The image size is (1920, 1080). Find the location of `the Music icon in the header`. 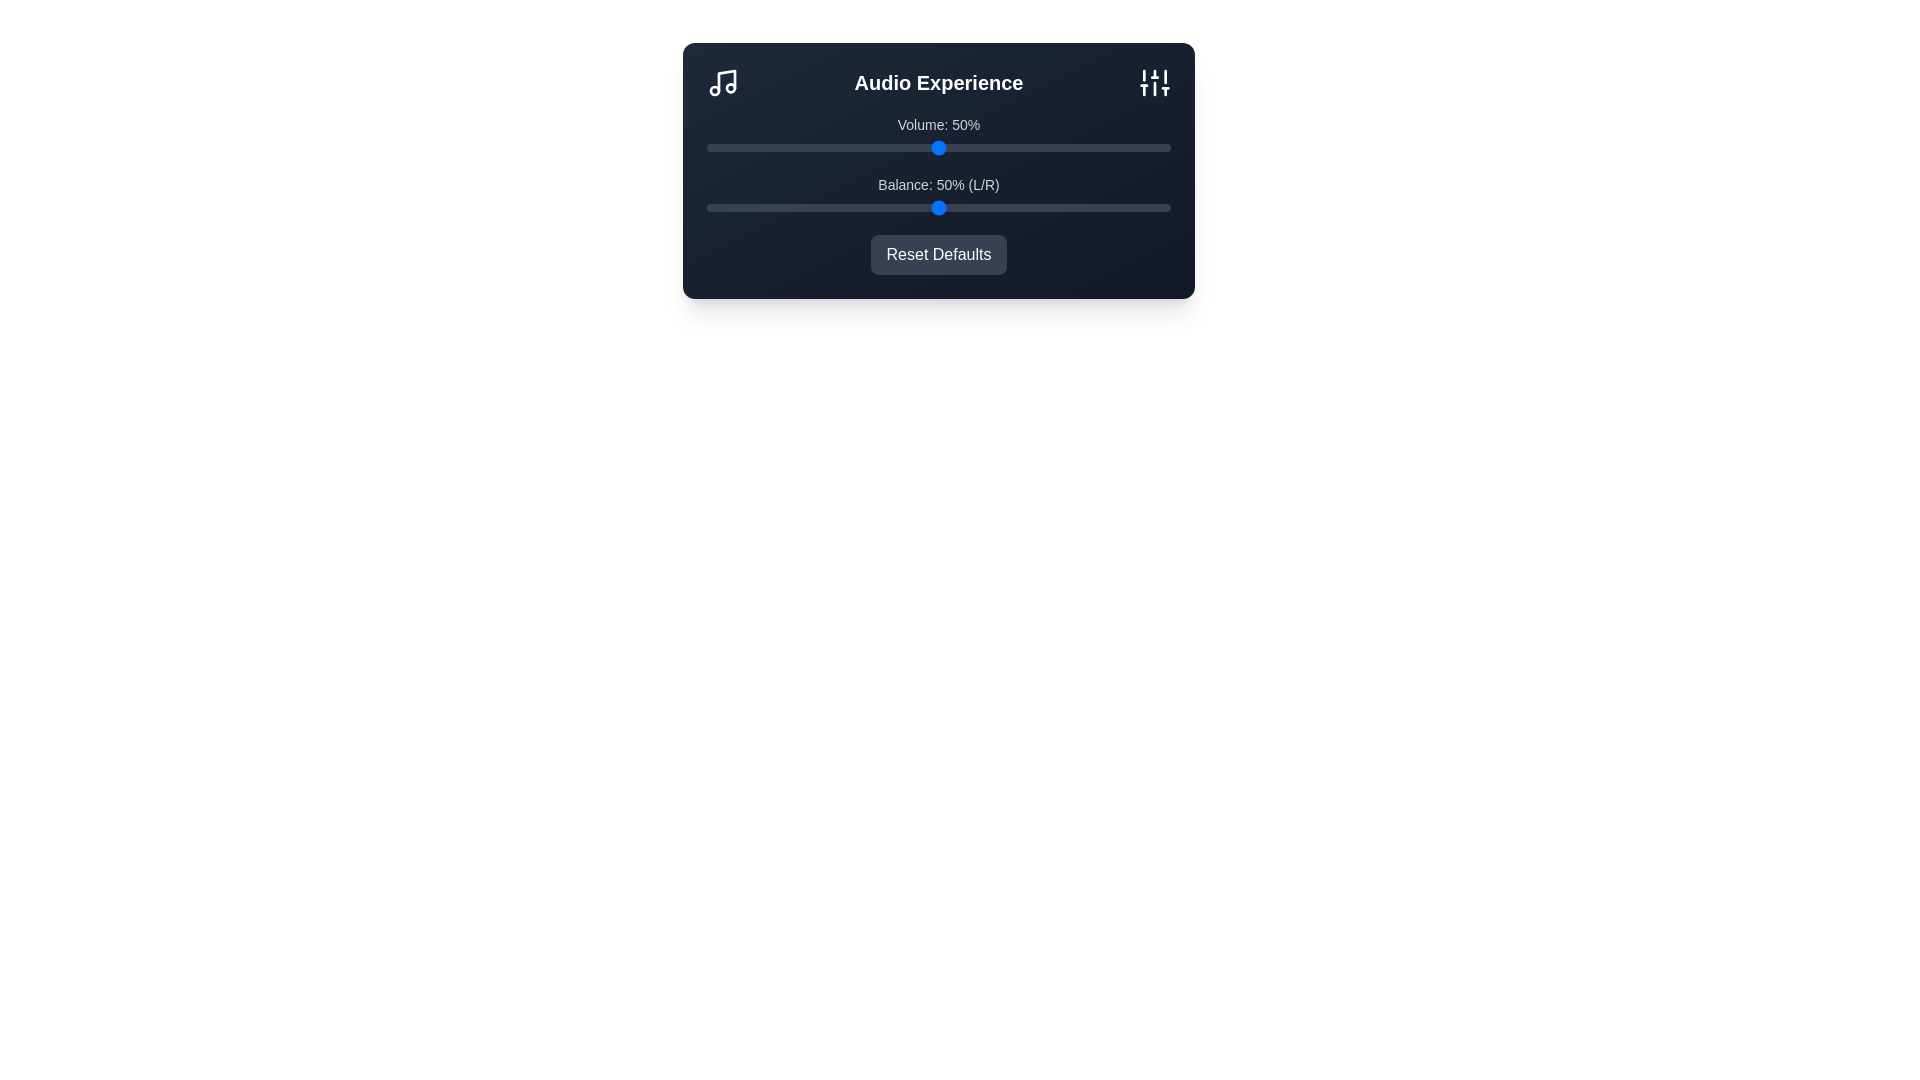

the Music icon in the header is located at coordinates (722, 82).